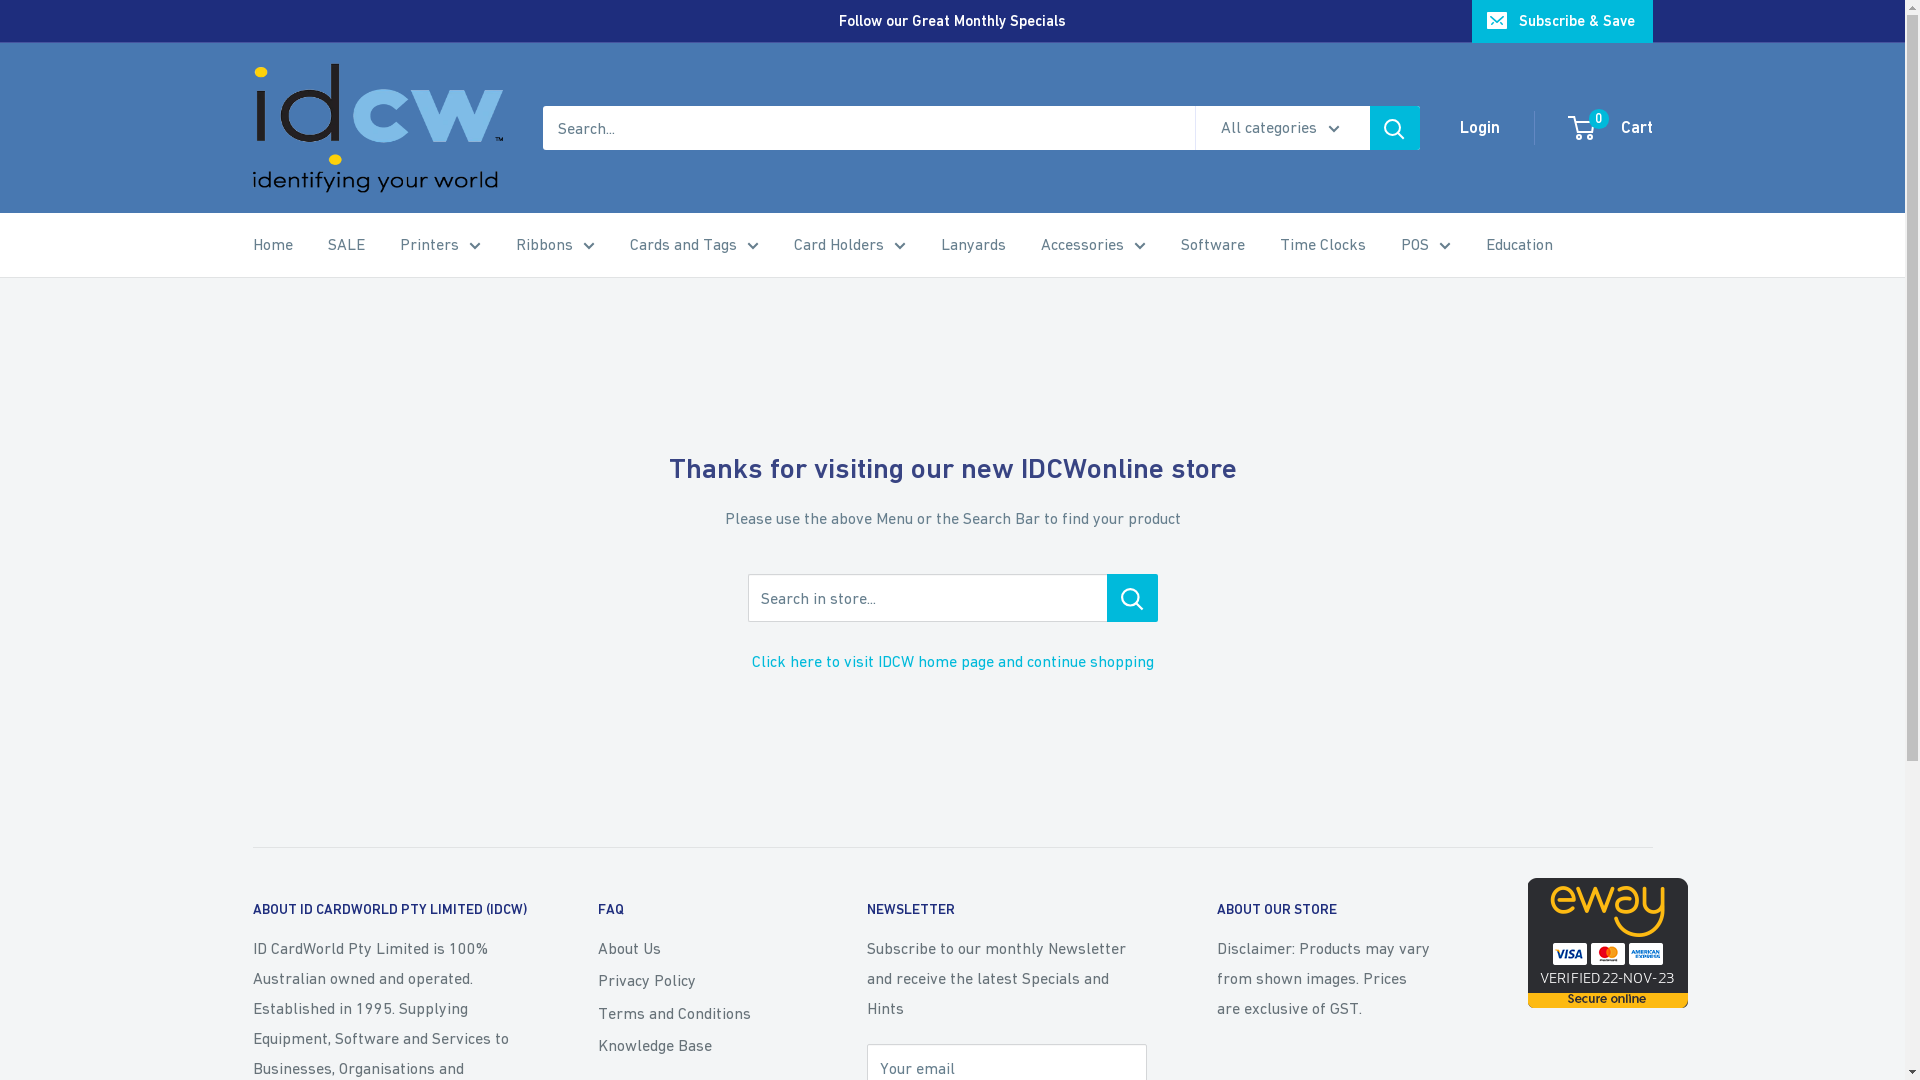 The height and width of the screenshot is (1080, 1920). What do you see at coordinates (377, 127) in the screenshot?
I see `'IDCWonline'` at bounding box center [377, 127].